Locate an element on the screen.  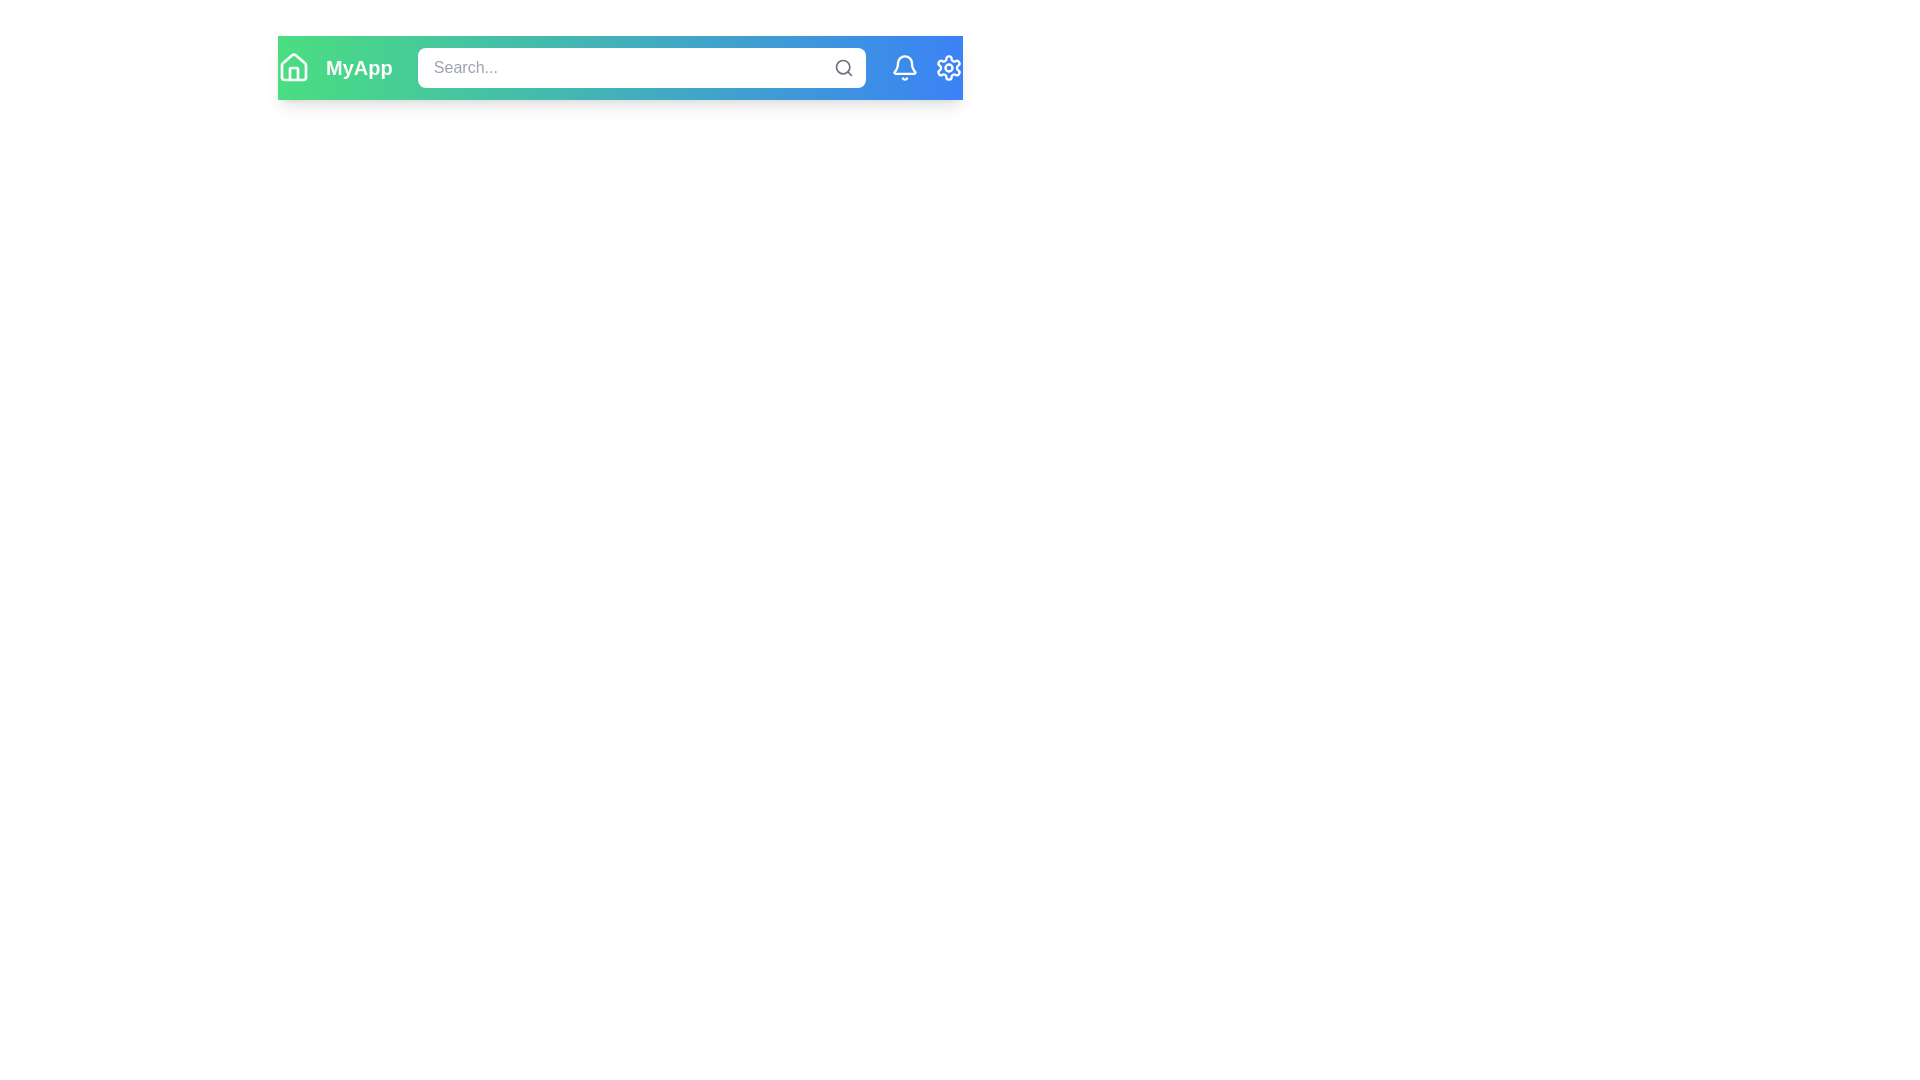
the search icon in the app bar is located at coordinates (843, 67).